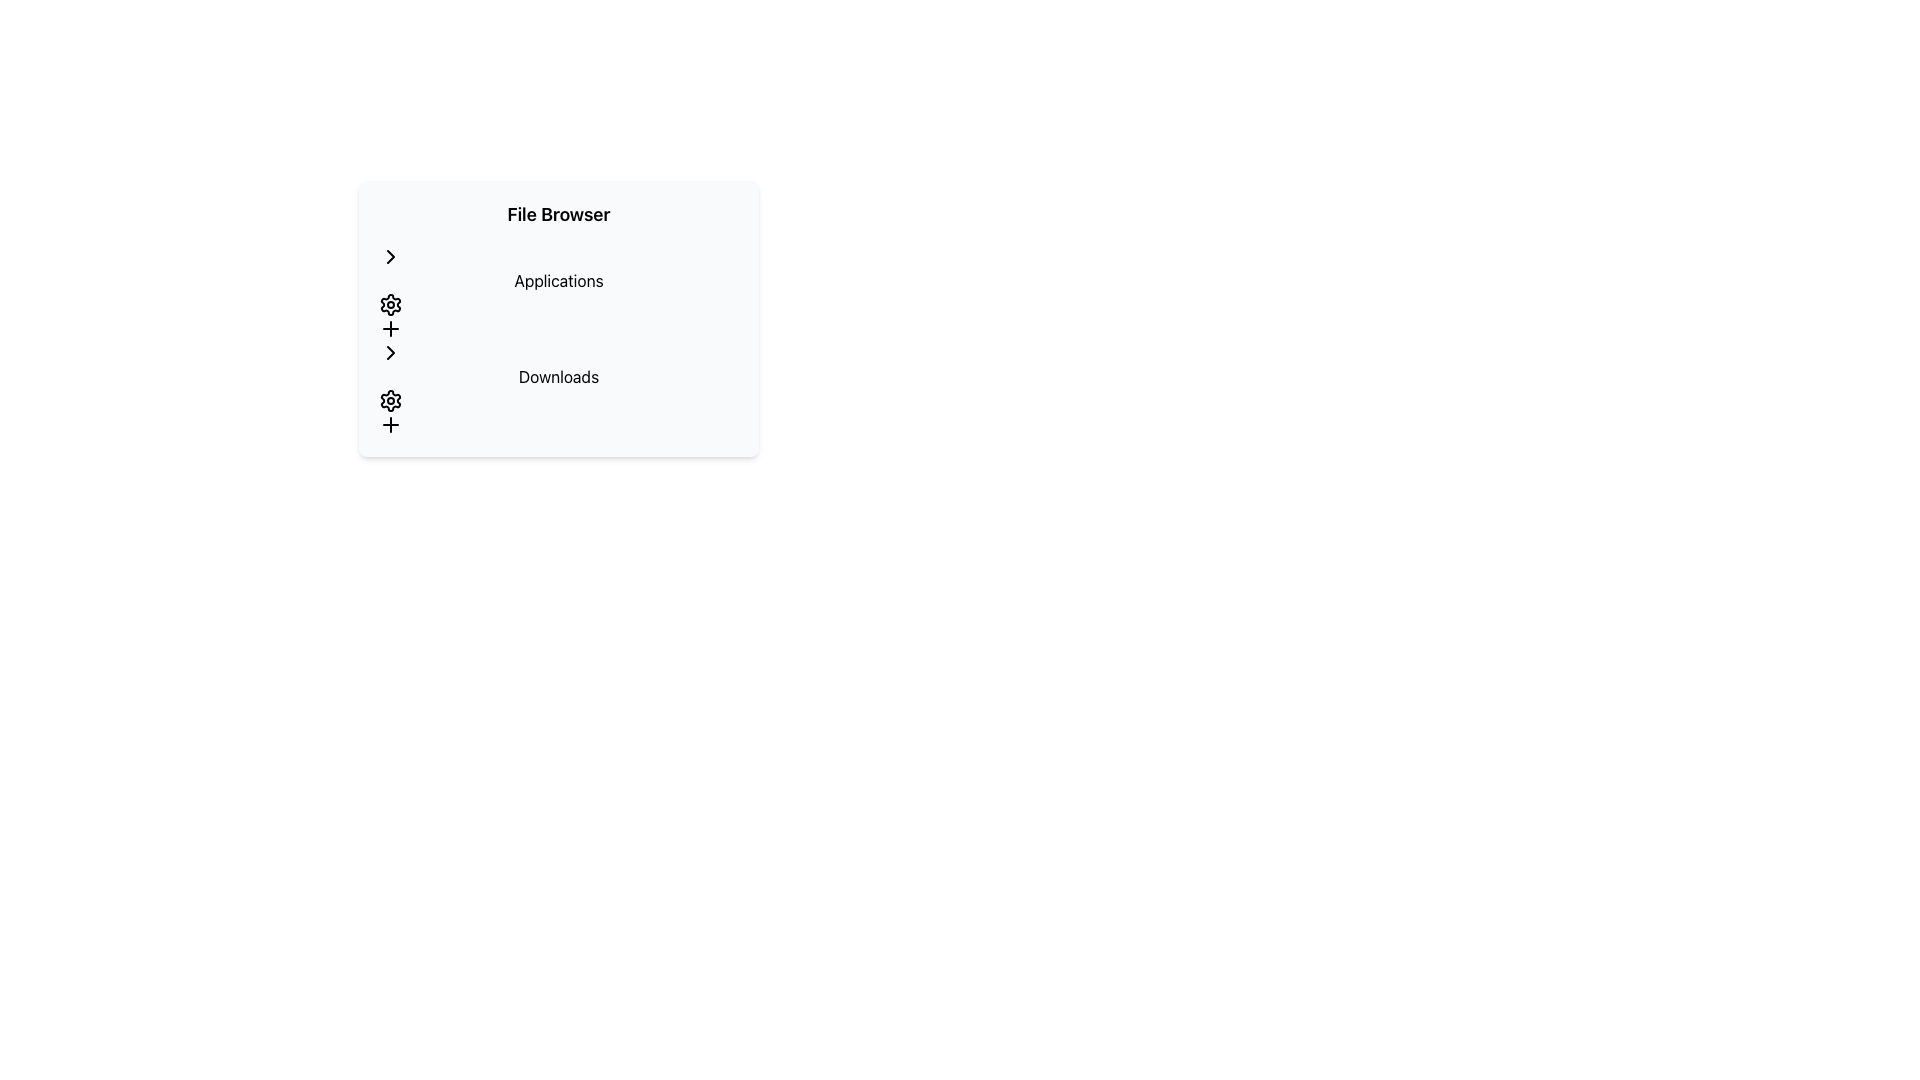 The image size is (1920, 1080). Describe the element at coordinates (558, 377) in the screenshot. I see `the Text Label that represents a section or category within the 'File Browser' card, positioned below 'Applications' as the third visible text element` at that location.